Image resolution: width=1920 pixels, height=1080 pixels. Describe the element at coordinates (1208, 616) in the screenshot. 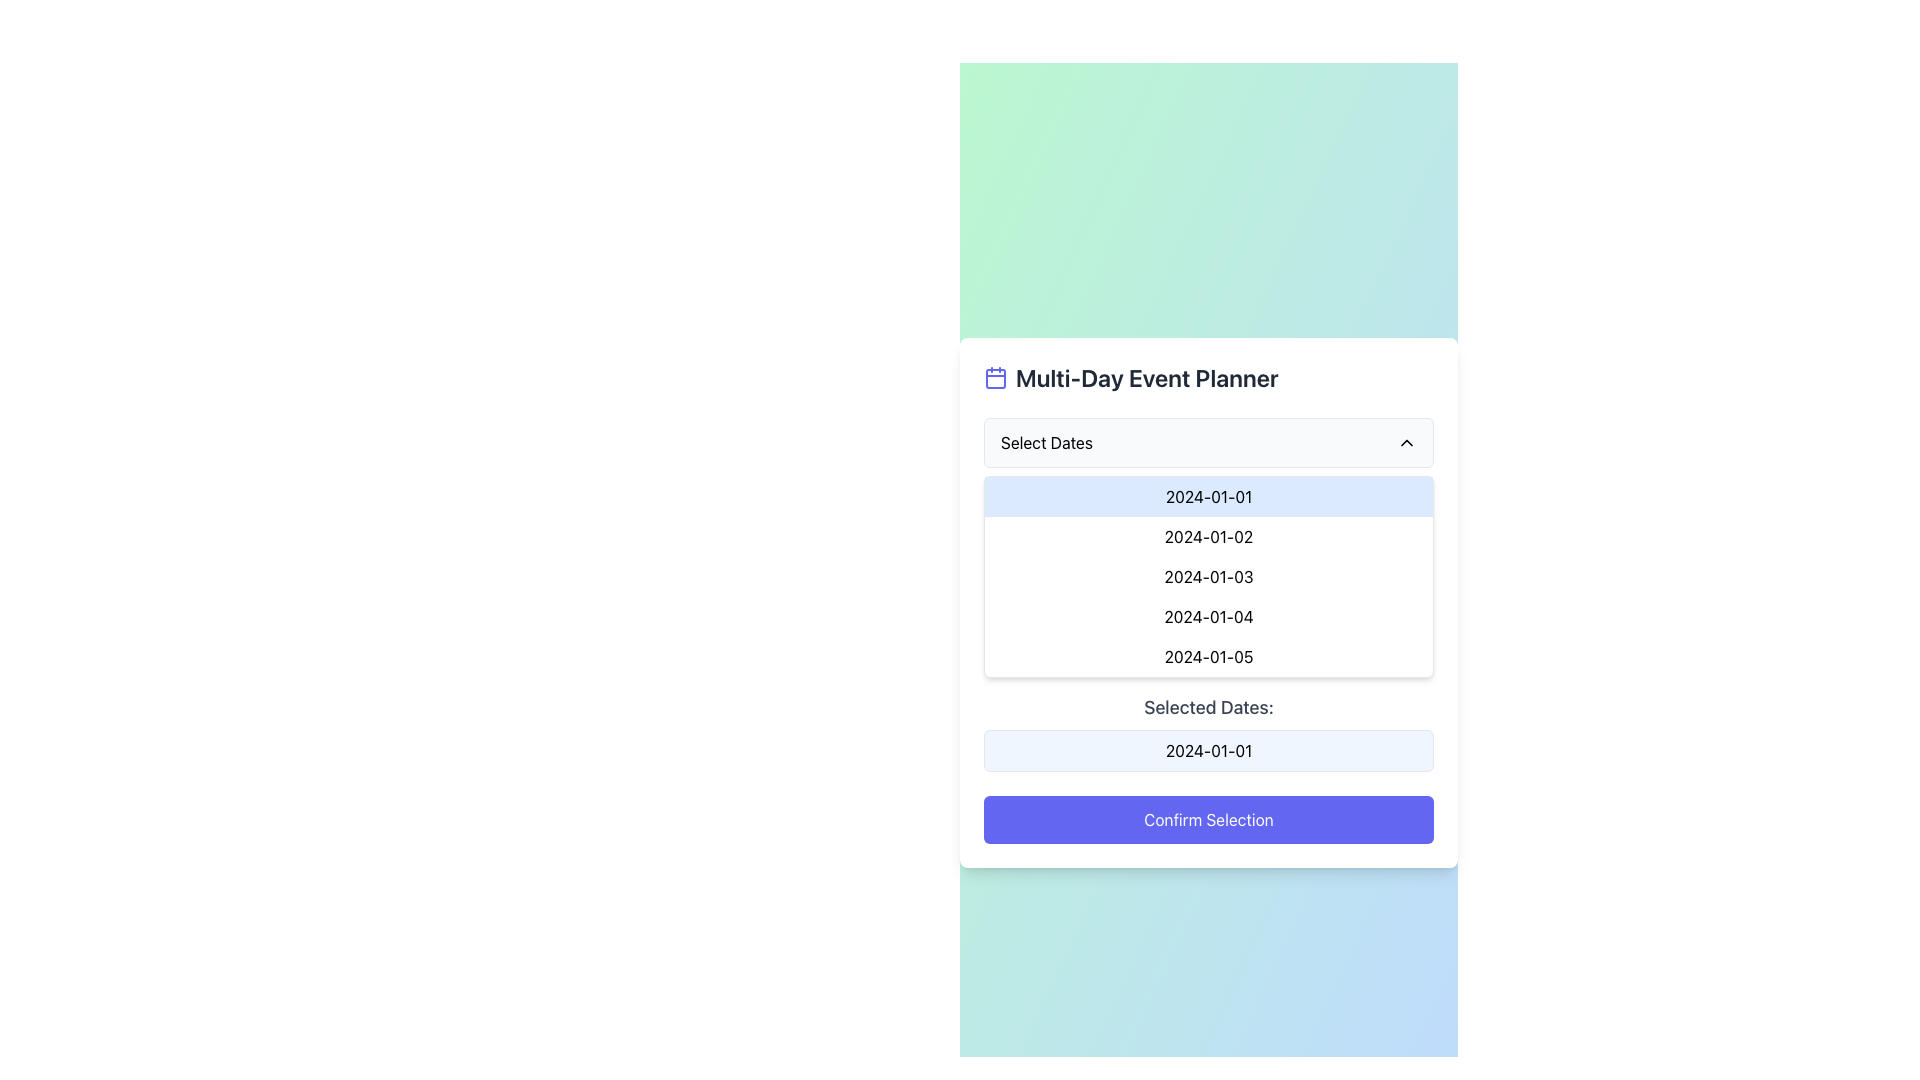

I see `the text entry displaying the date '2024-01-04'` at that location.